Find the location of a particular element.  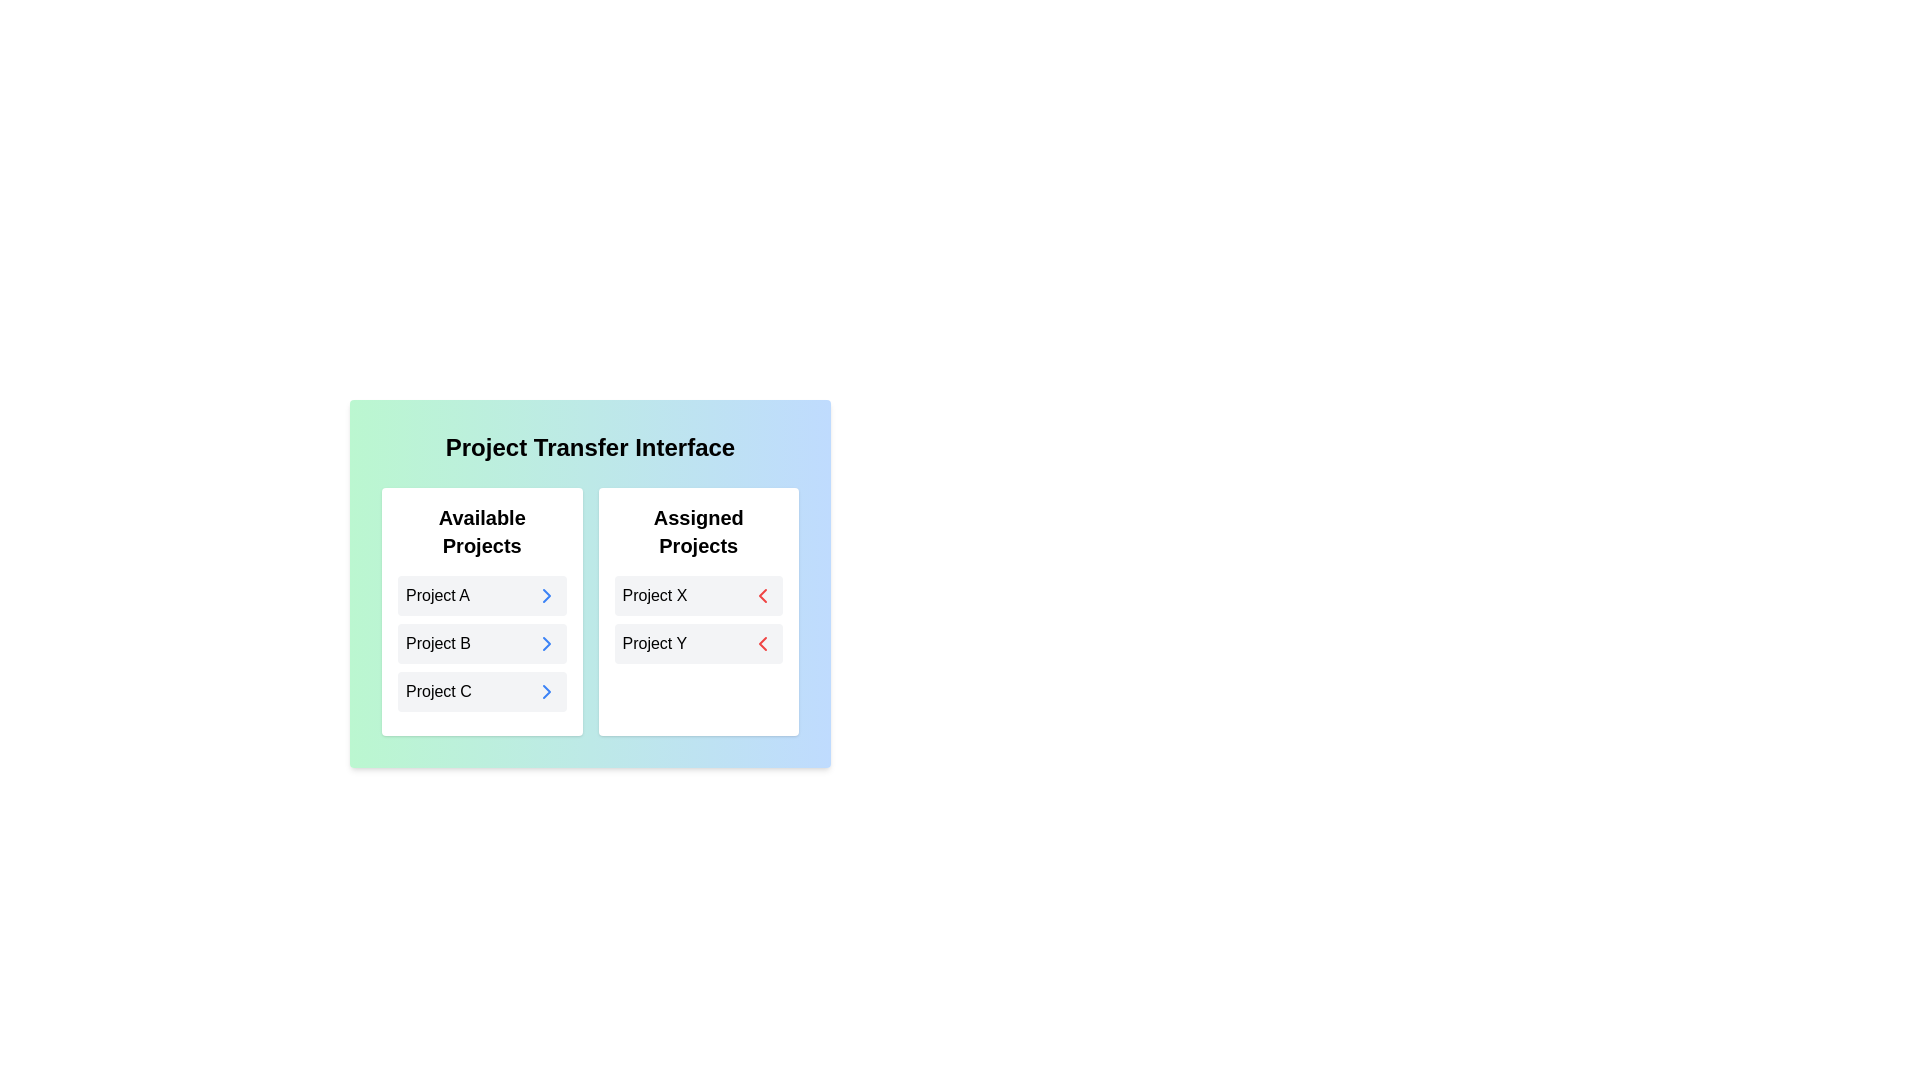

the chevron icon located to the right of the 'Project C' label in the 'Available Projects' section, which is the third item in a vertical list is located at coordinates (546, 690).